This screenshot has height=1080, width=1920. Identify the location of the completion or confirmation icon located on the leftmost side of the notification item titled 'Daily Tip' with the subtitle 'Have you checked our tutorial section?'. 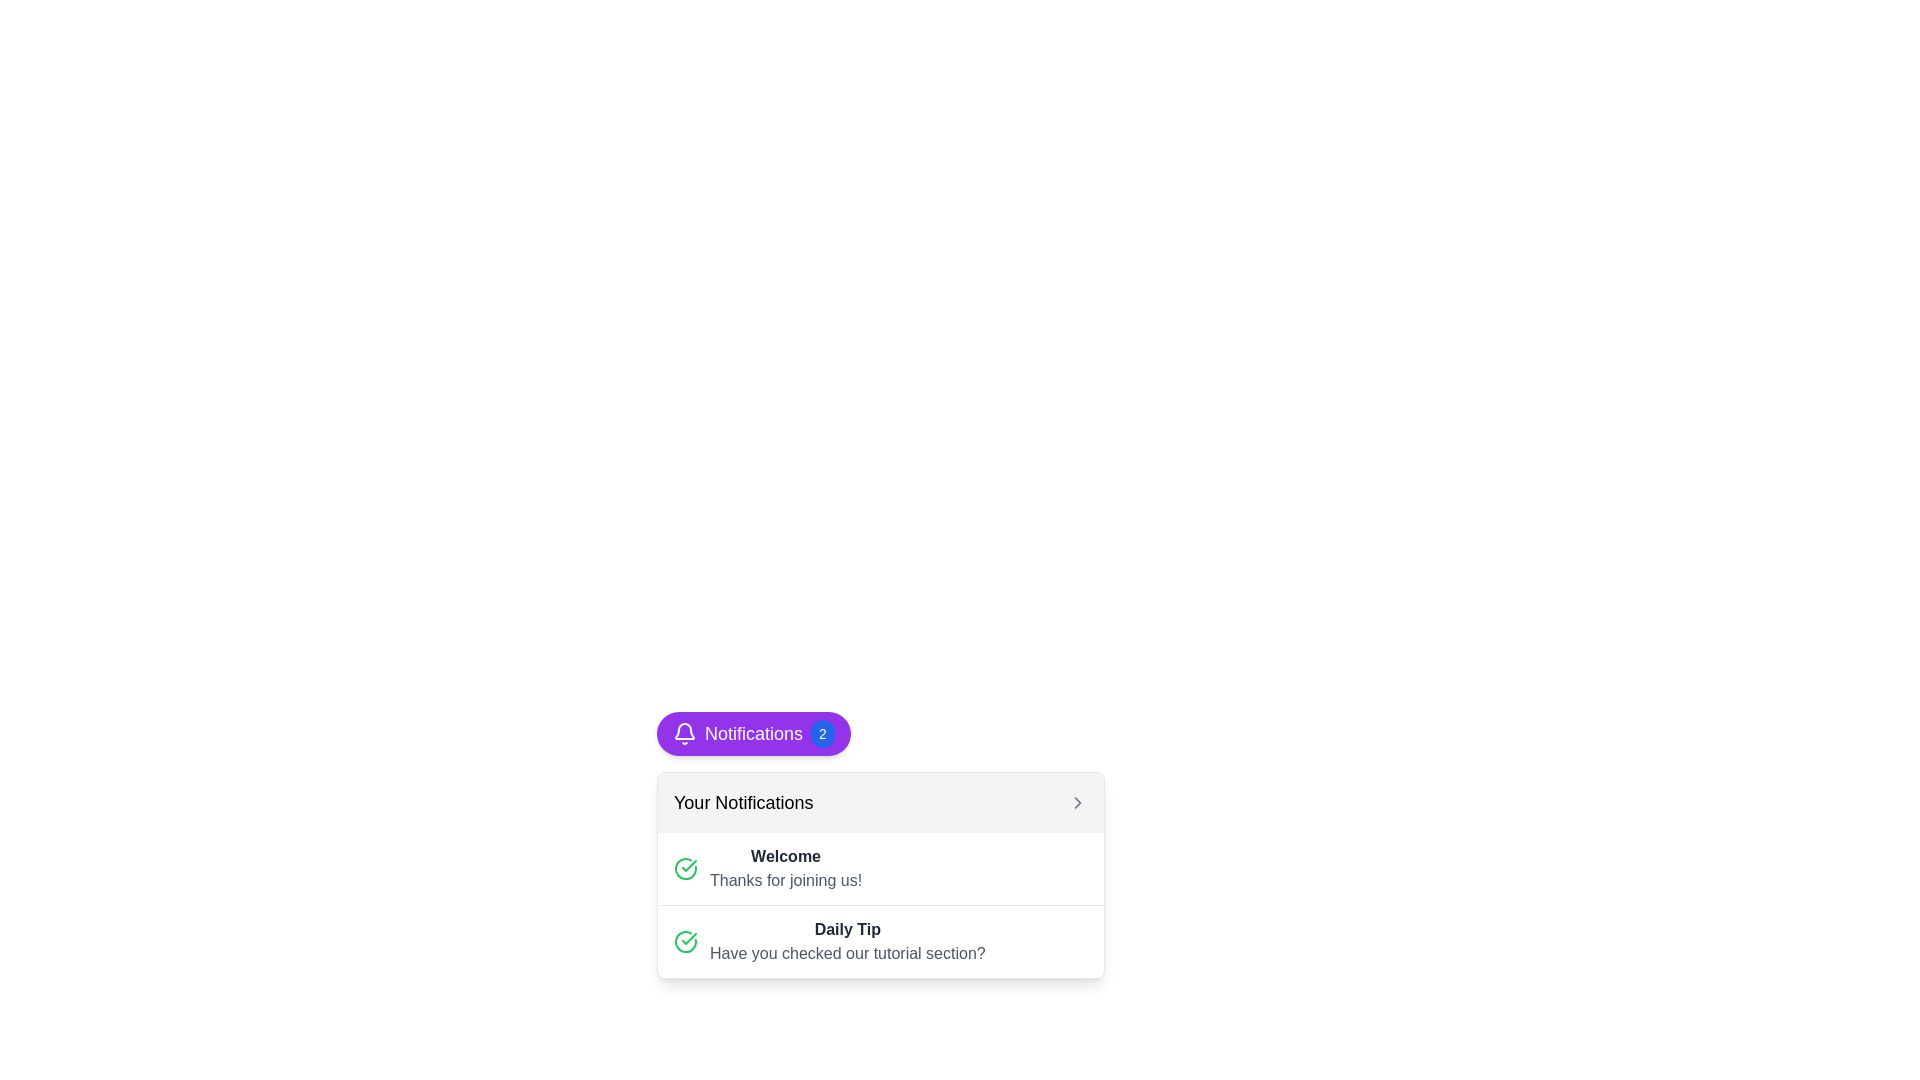
(686, 941).